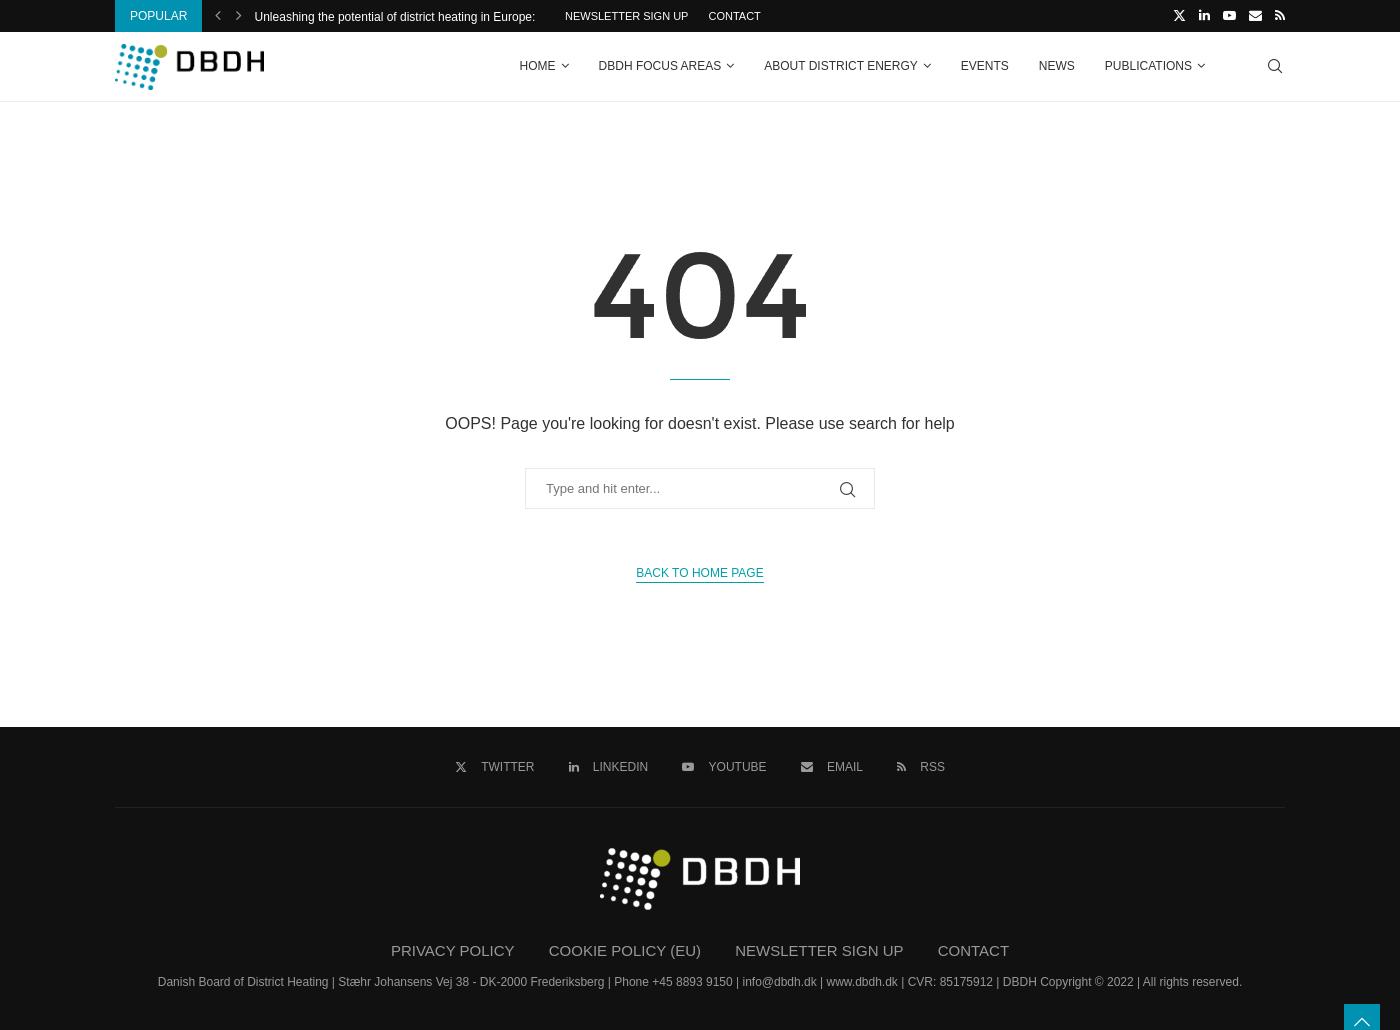  What do you see at coordinates (699, 979) in the screenshot?
I see `'Danish Board of District Heating | Stæhr Johansens Vej 38 - DK-2000 Frederiksberg | Phone +45 8893 9150 | info@dbdh.dk | www.dbdh.dk | CVR: 85175912 | DBDH
Copyright © 2022 | All rights reserved.'` at bounding box center [699, 979].